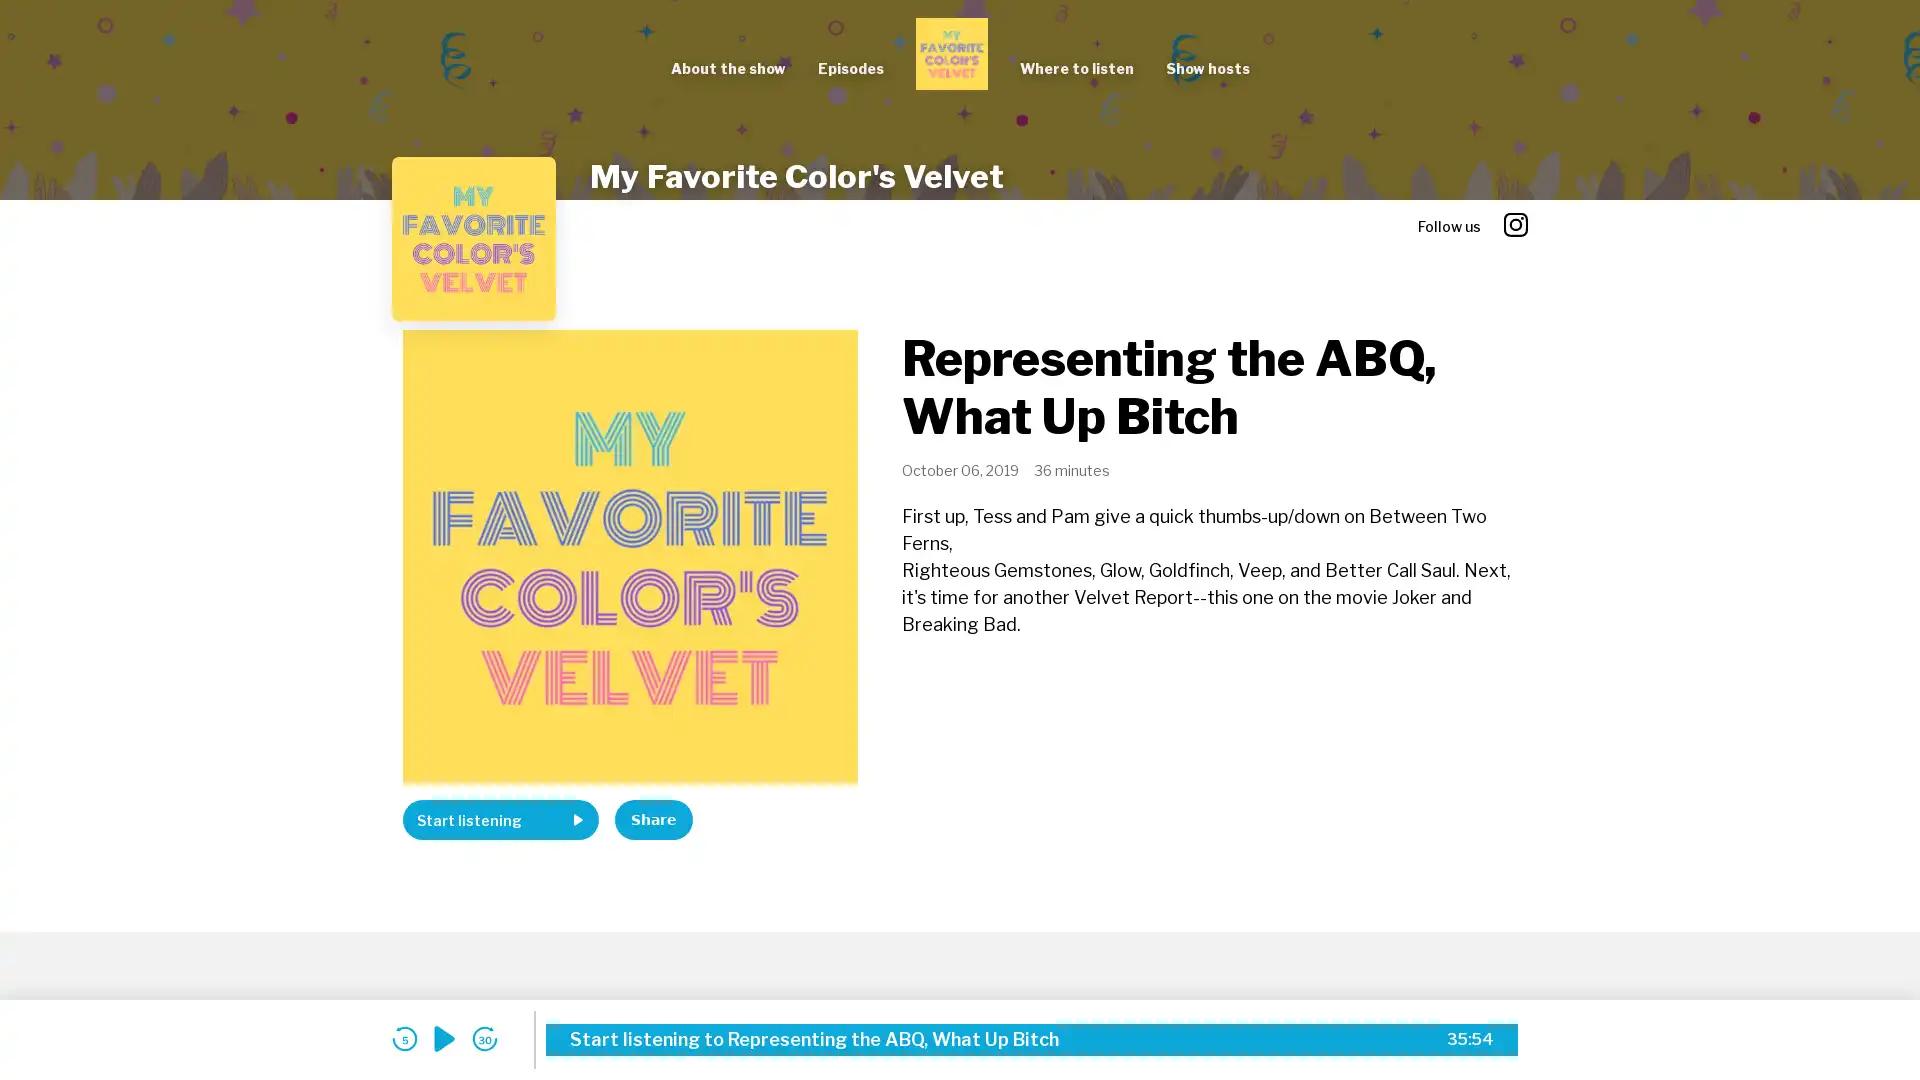 This screenshot has height=1080, width=1920. Describe the element at coordinates (484, 1038) in the screenshot. I see `skip forward 30 seconds` at that location.